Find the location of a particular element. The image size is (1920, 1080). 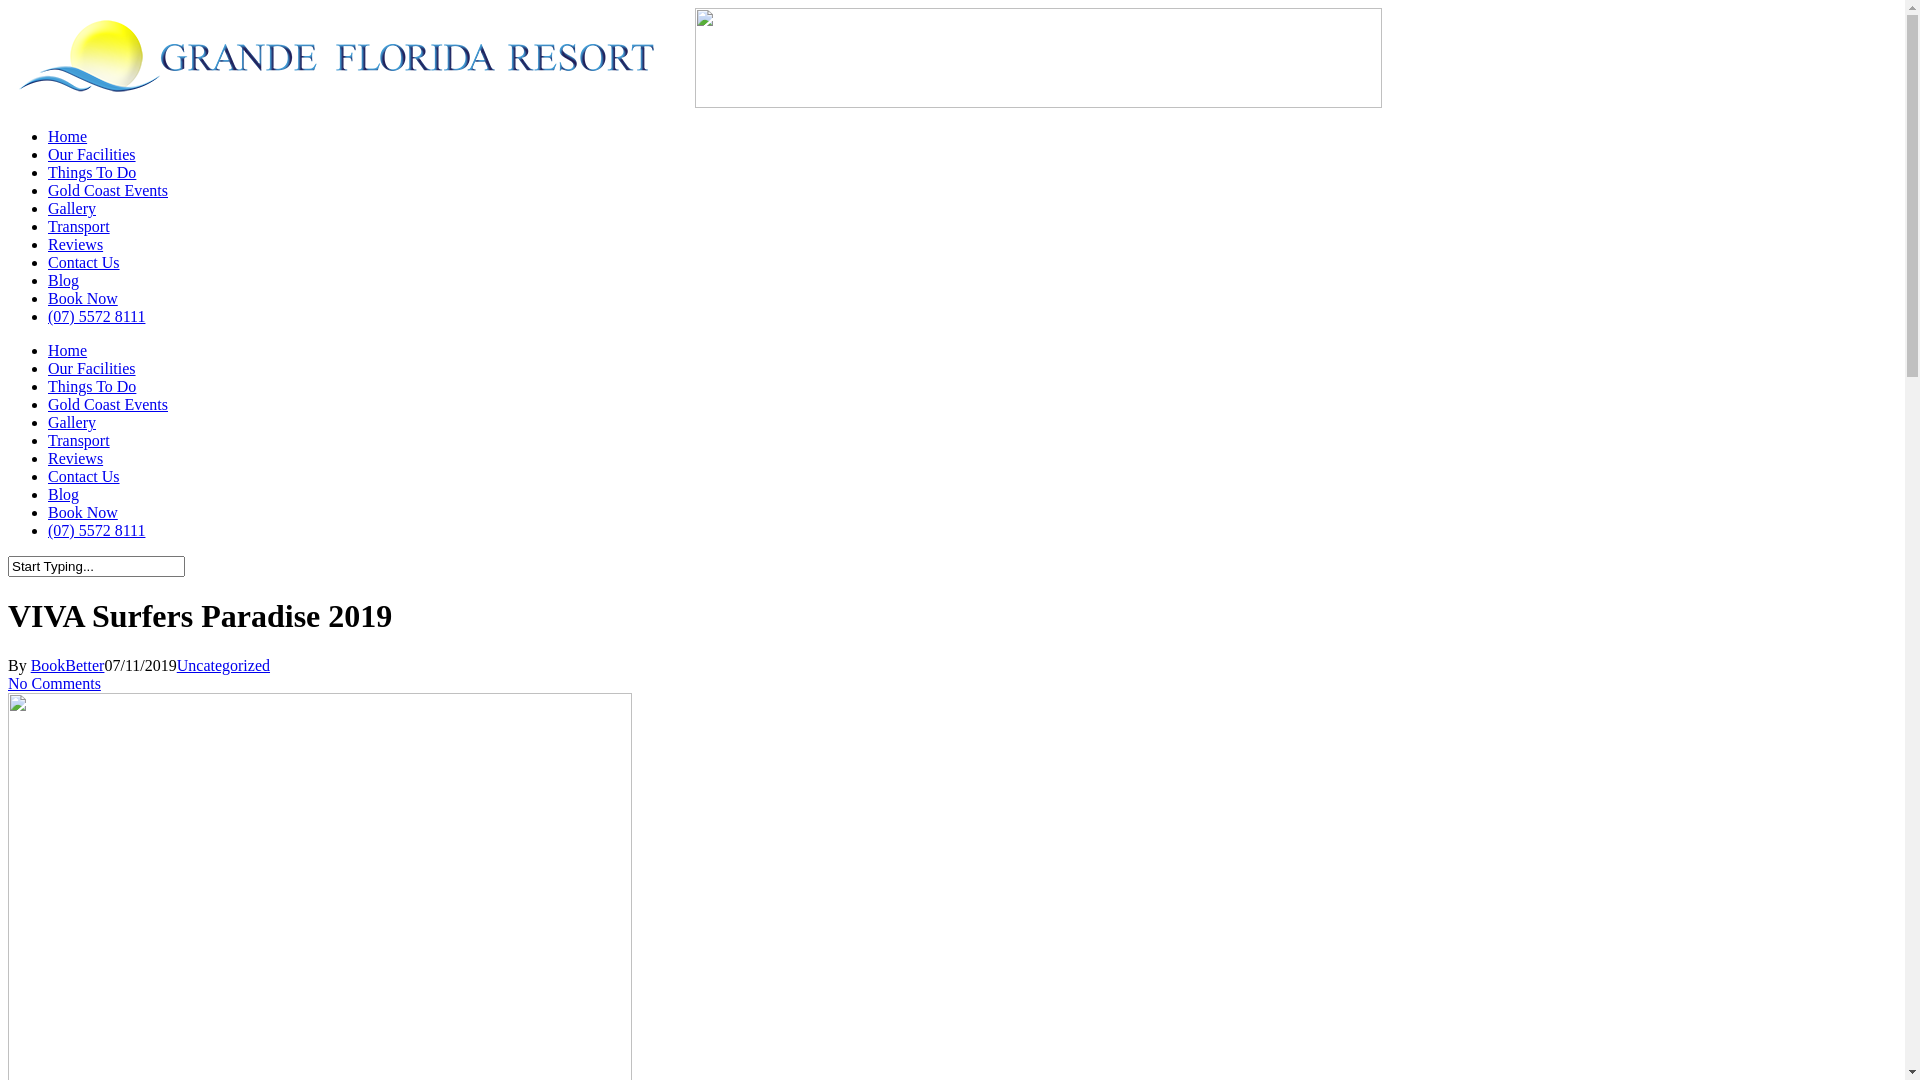

'BookBetter' is located at coordinates (67, 665).